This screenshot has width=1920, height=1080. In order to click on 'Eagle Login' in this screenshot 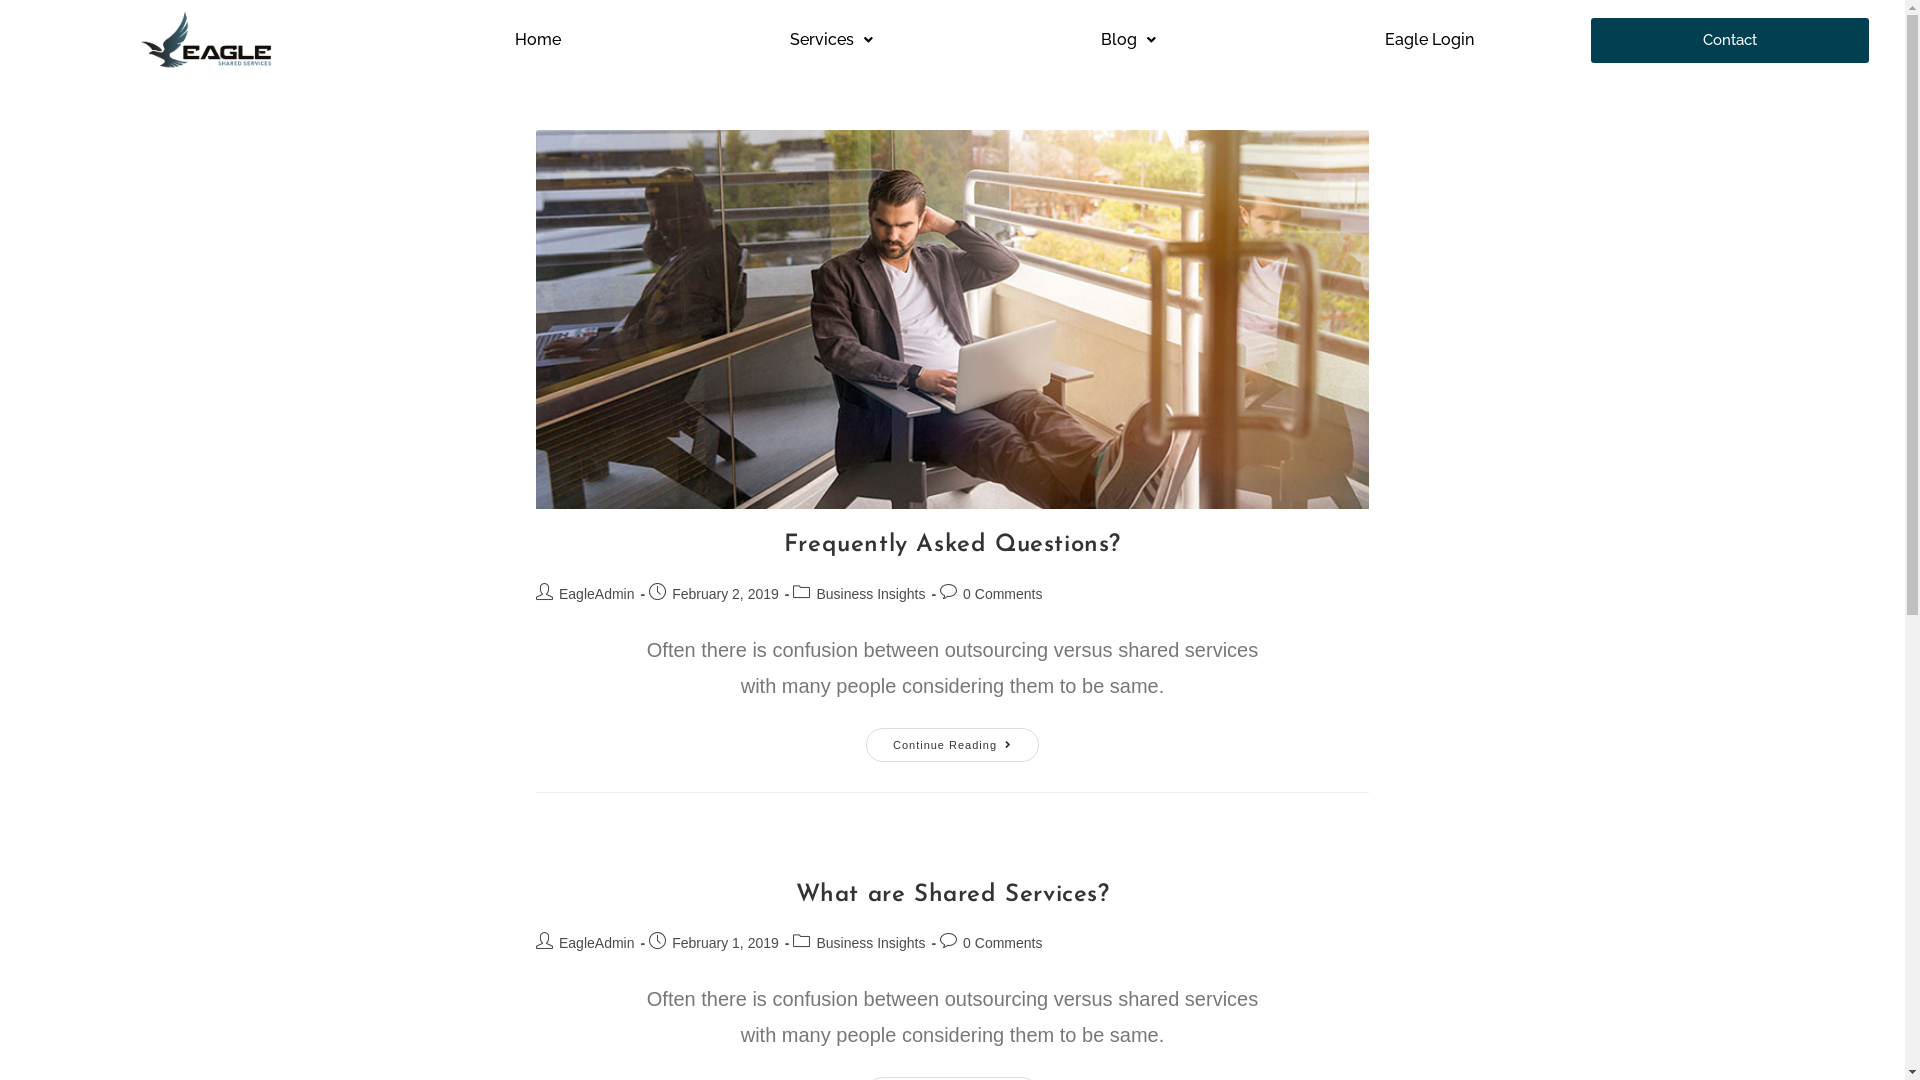, I will do `click(1428, 39)`.